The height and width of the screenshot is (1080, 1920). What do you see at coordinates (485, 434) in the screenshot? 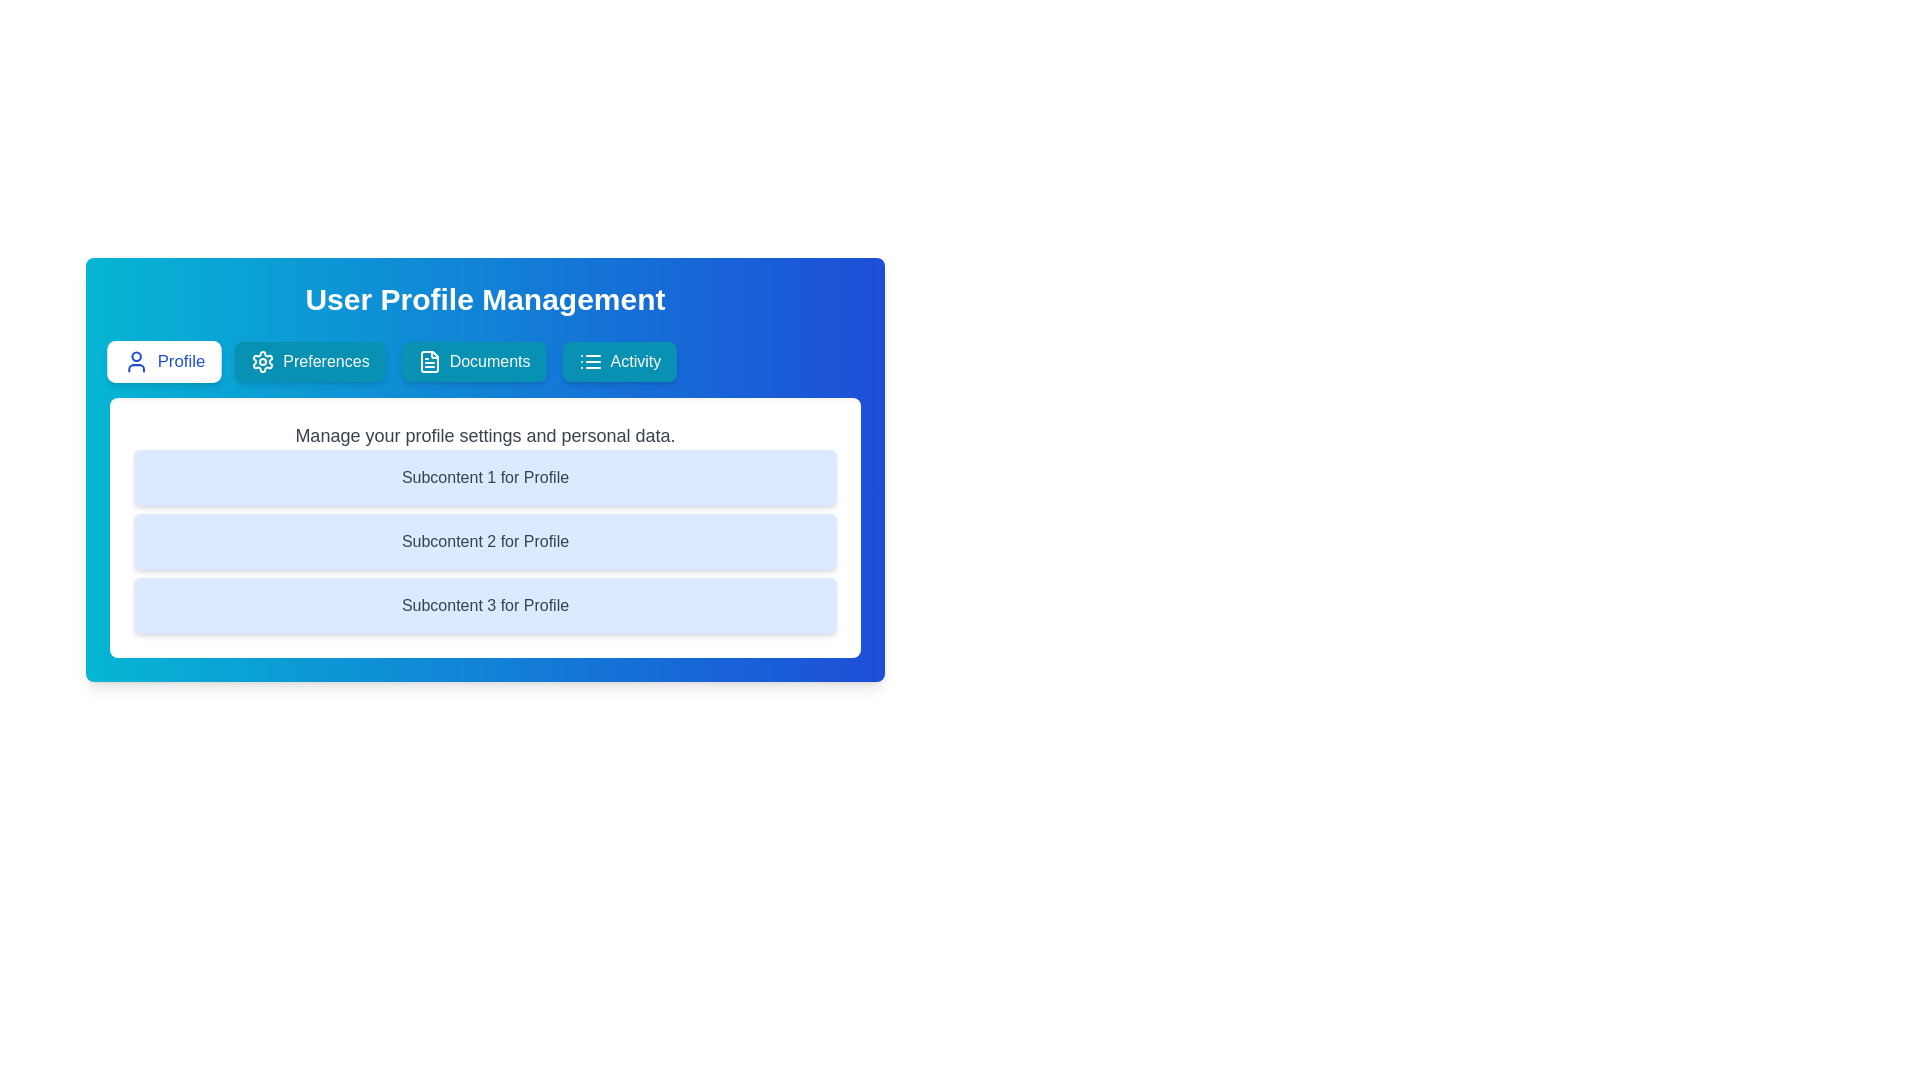
I see `information presented in the text element that states 'Manage your profile settings and personal data.', which is prominently displayed at the top of the user profile section` at bounding box center [485, 434].